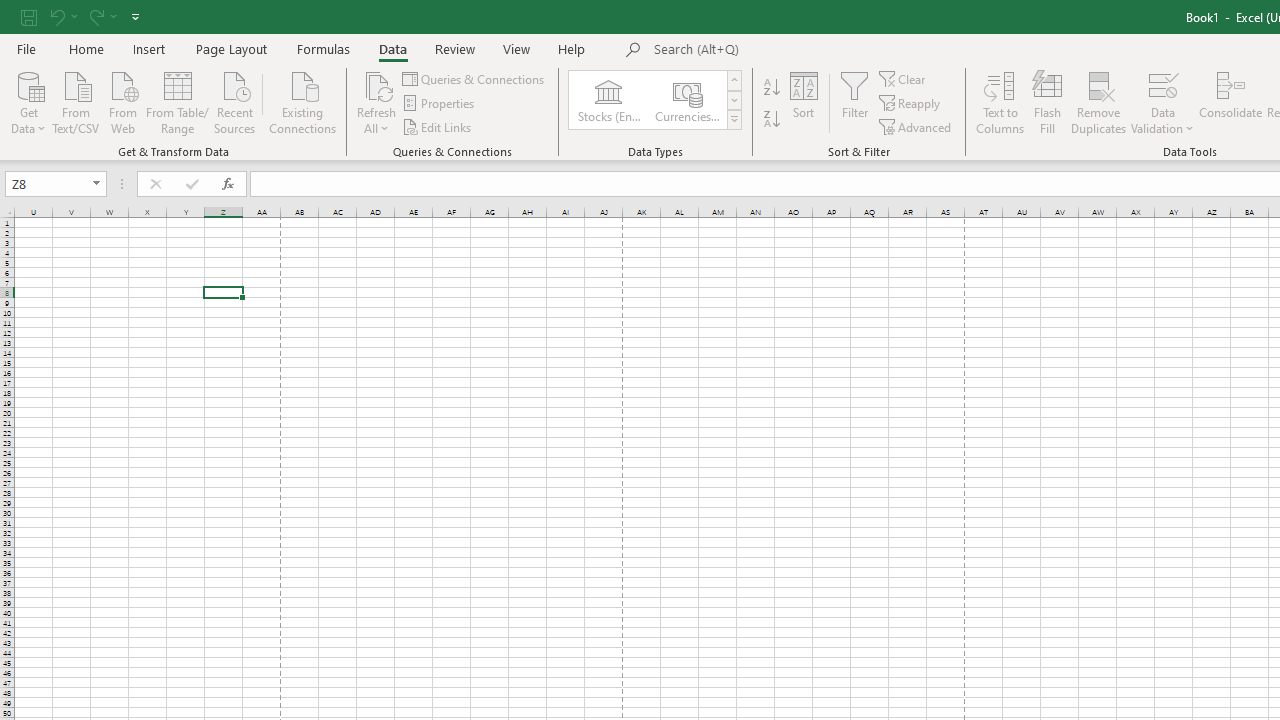  What do you see at coordinates (733, 79) in the screenshot?
I see `'Row up'` at bounding box center [733, 79].